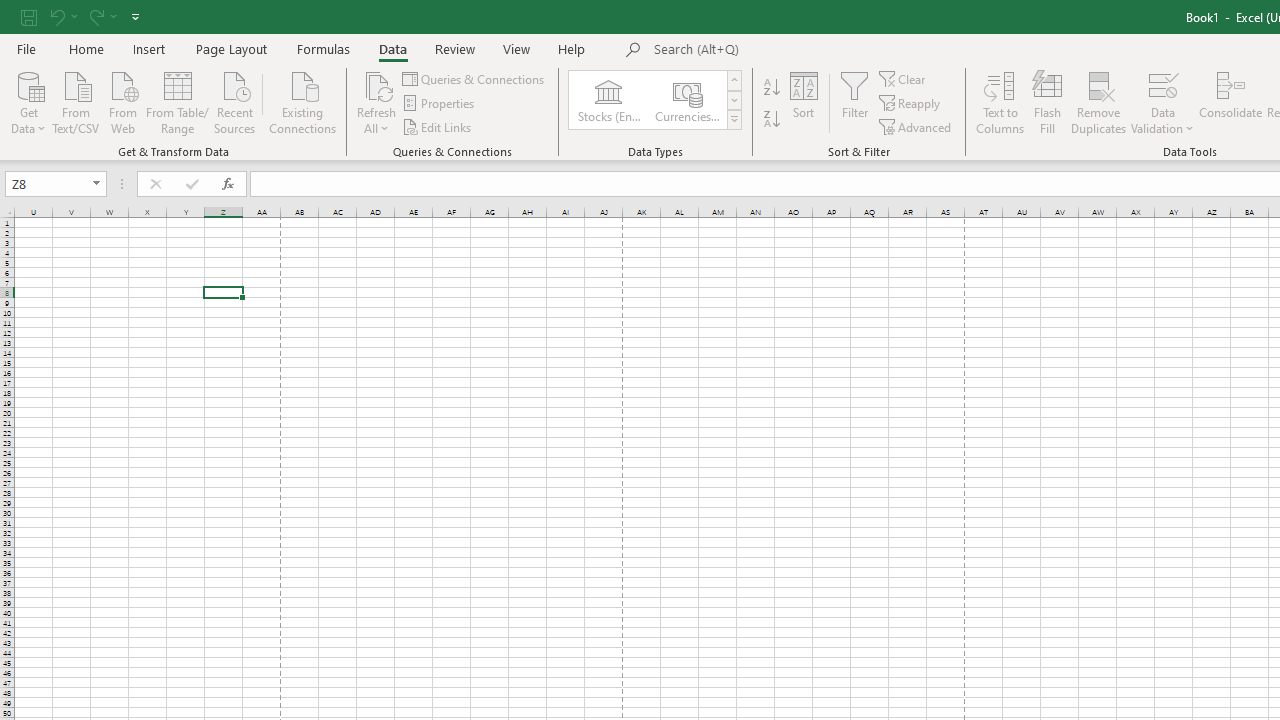  What do you see at coordinates (733, 79) in the screenshot?
I see `'Row up'` at bounding box center [733, 79].